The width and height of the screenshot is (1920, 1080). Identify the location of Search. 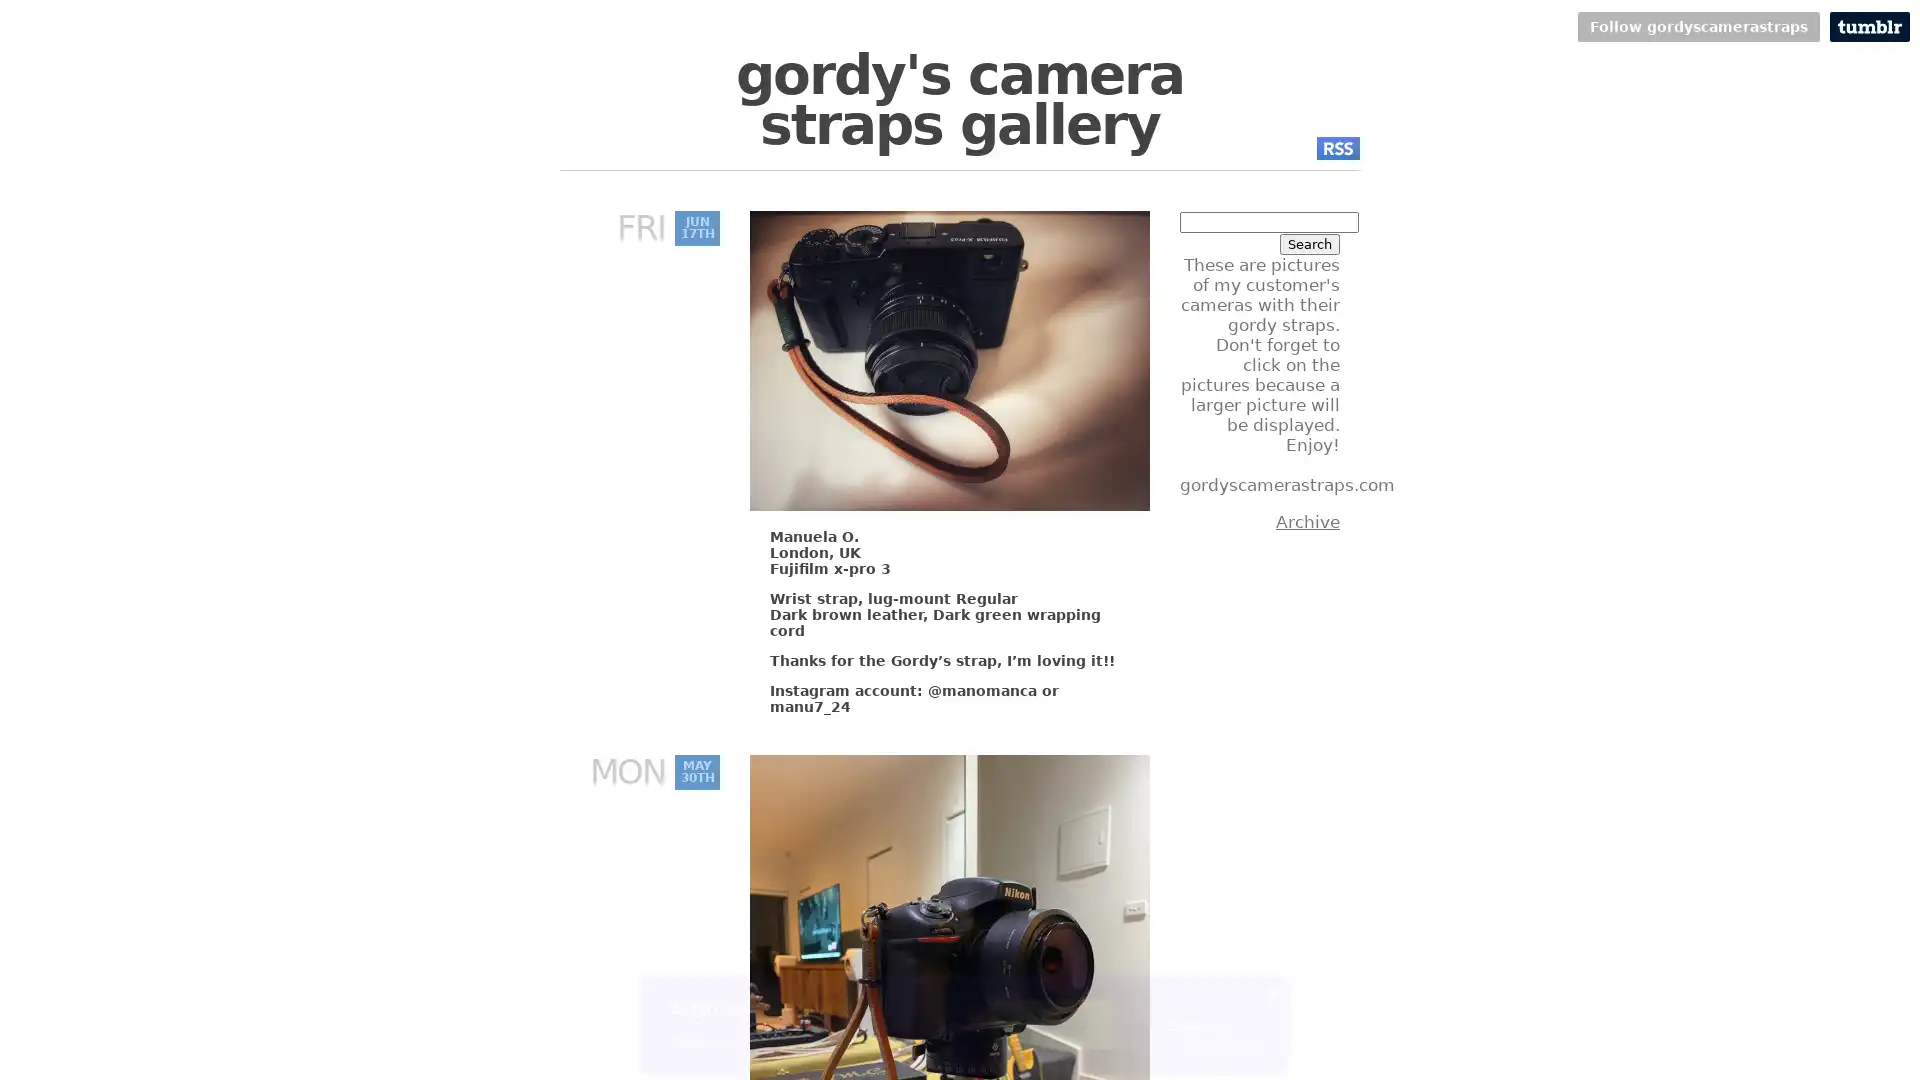
(1310, 243).